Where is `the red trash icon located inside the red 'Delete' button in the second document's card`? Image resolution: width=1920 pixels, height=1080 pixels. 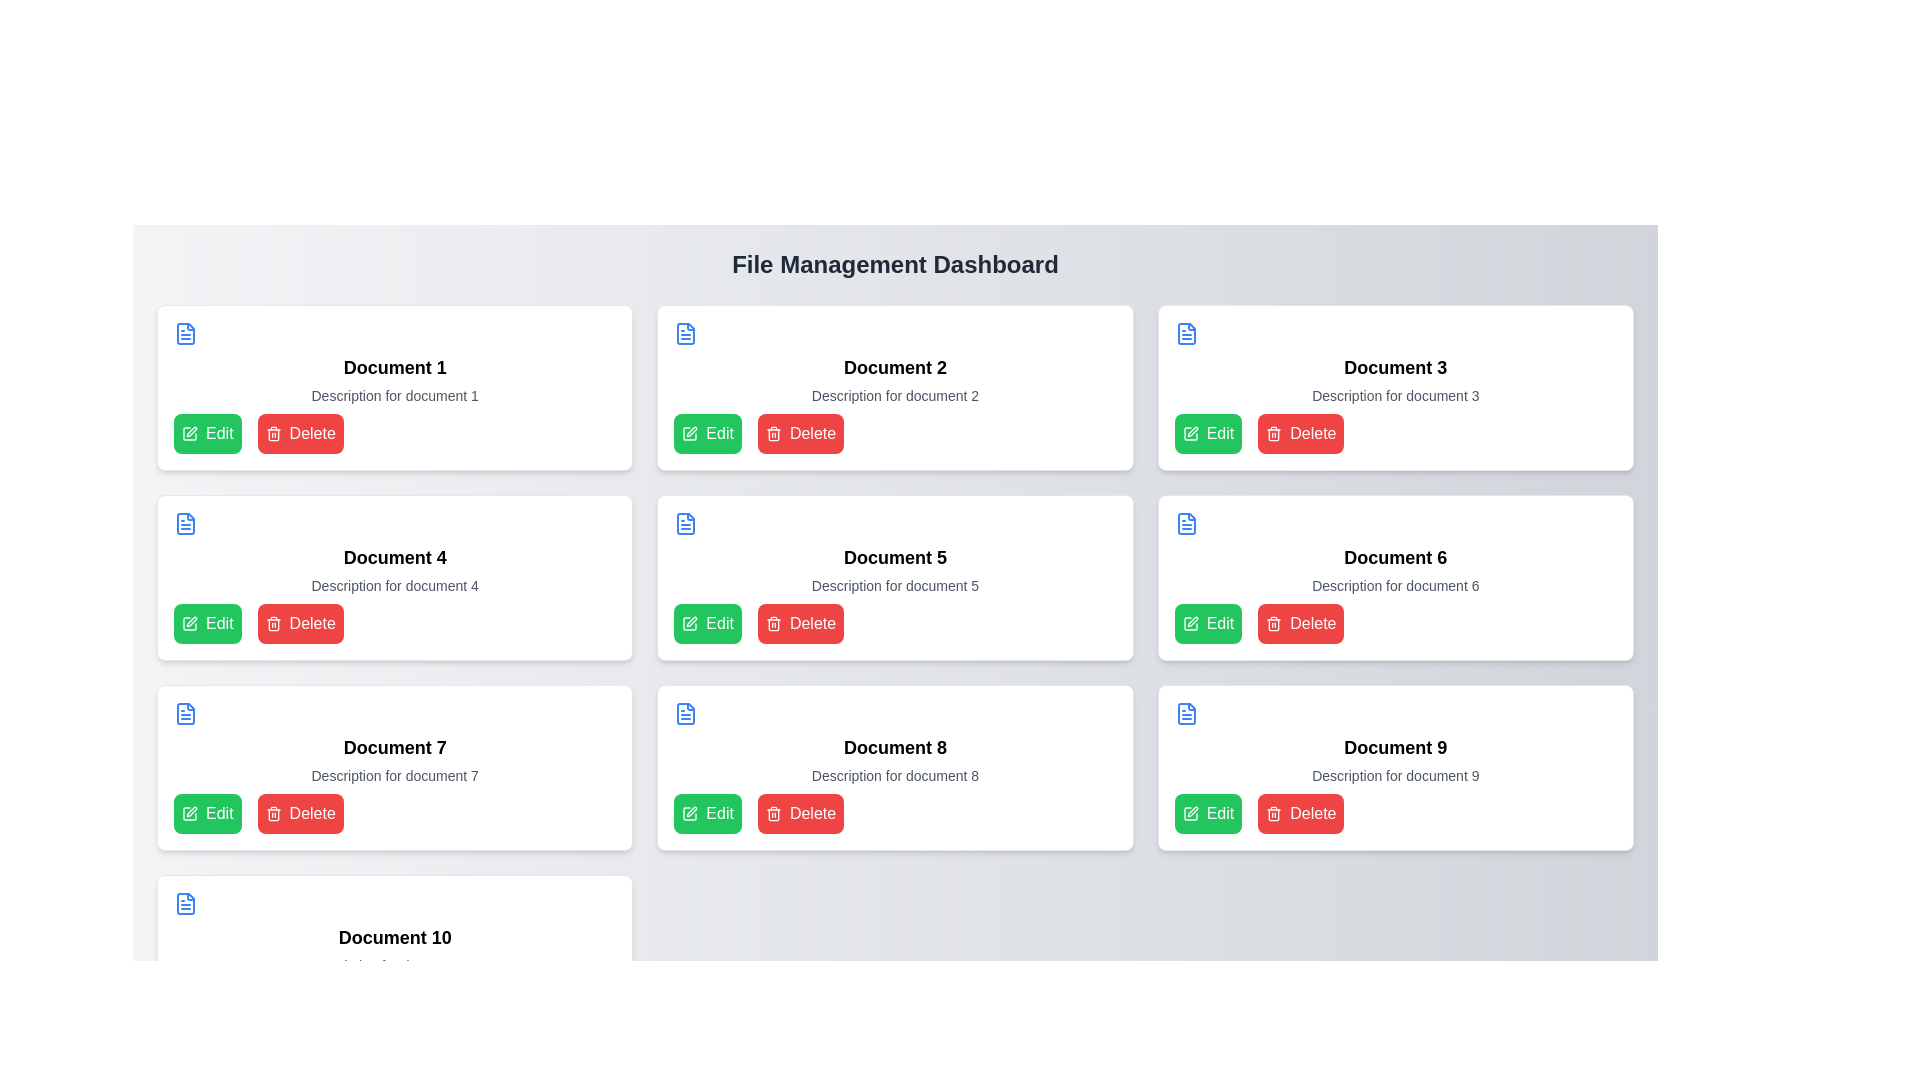 the red trash icon located inside the red 'Delete' button in the second document's card is located at coordinates (772, 433).